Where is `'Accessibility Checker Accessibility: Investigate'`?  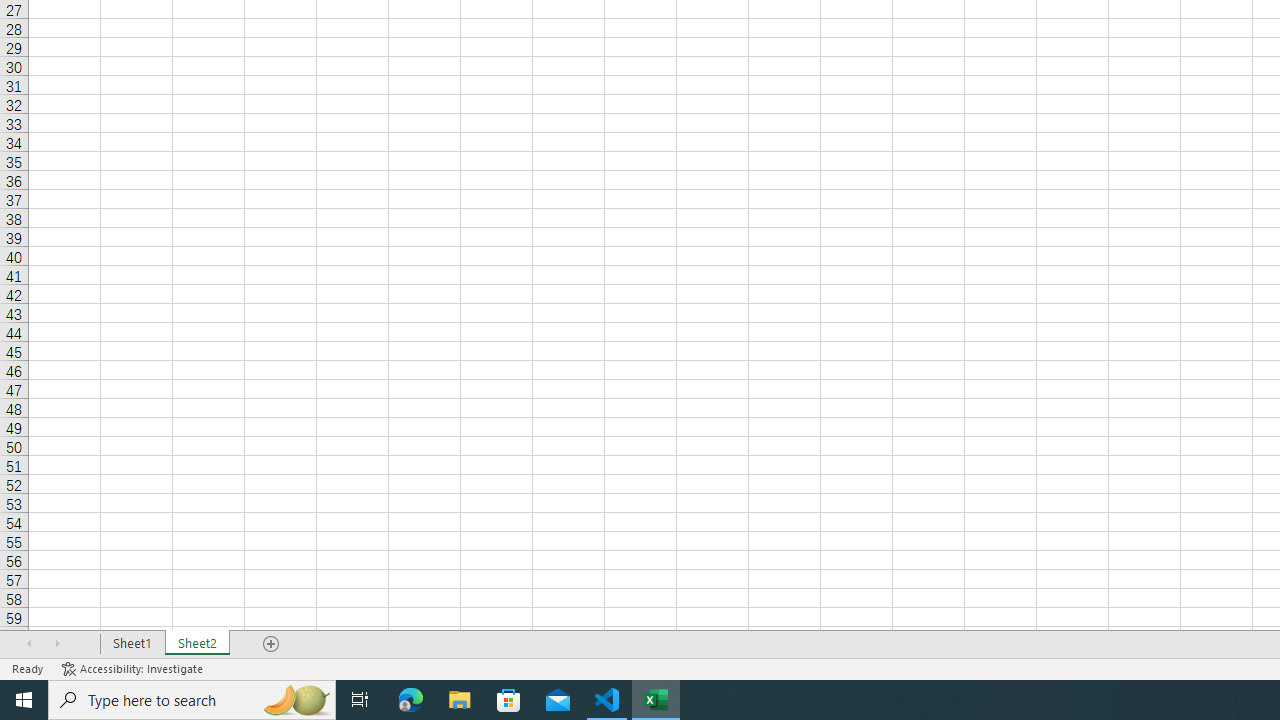 'Accessibility Checker Accessibility: Investigate' is located at coordinates (133, 669).